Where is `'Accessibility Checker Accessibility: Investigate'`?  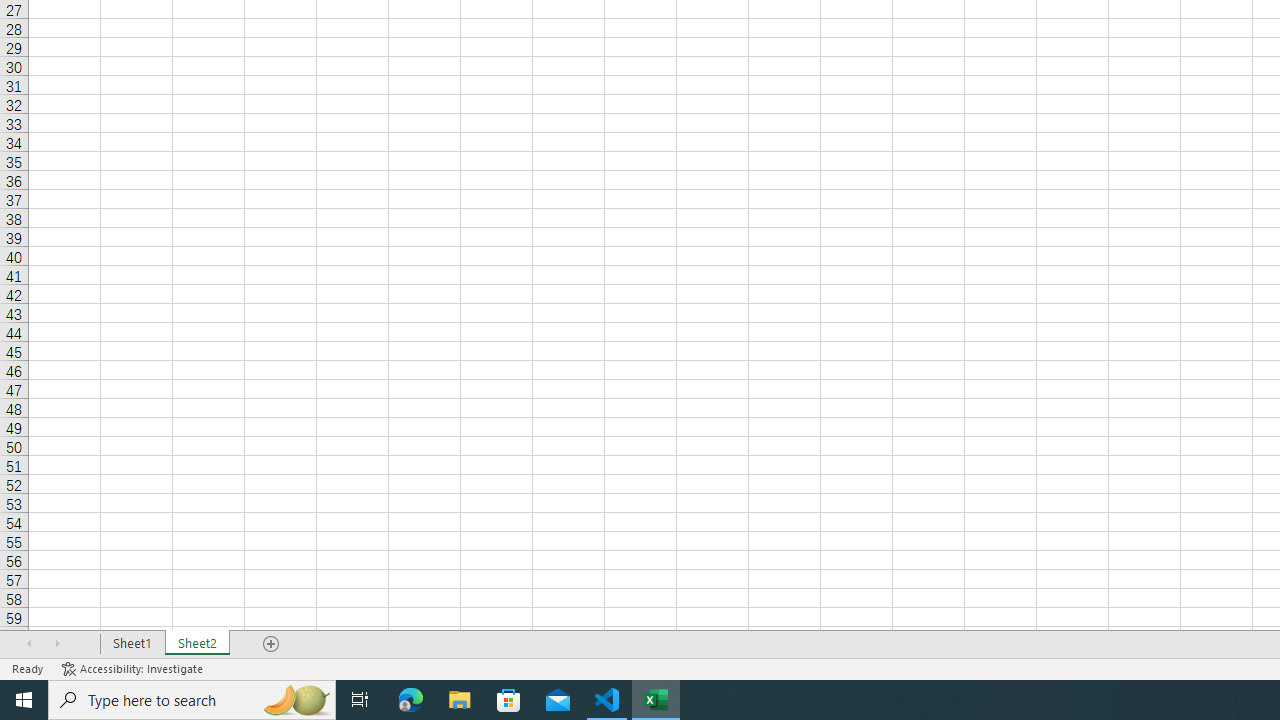 'Accessibility Checker Accessibility: Investigate' is located at coordinates (133, 669).